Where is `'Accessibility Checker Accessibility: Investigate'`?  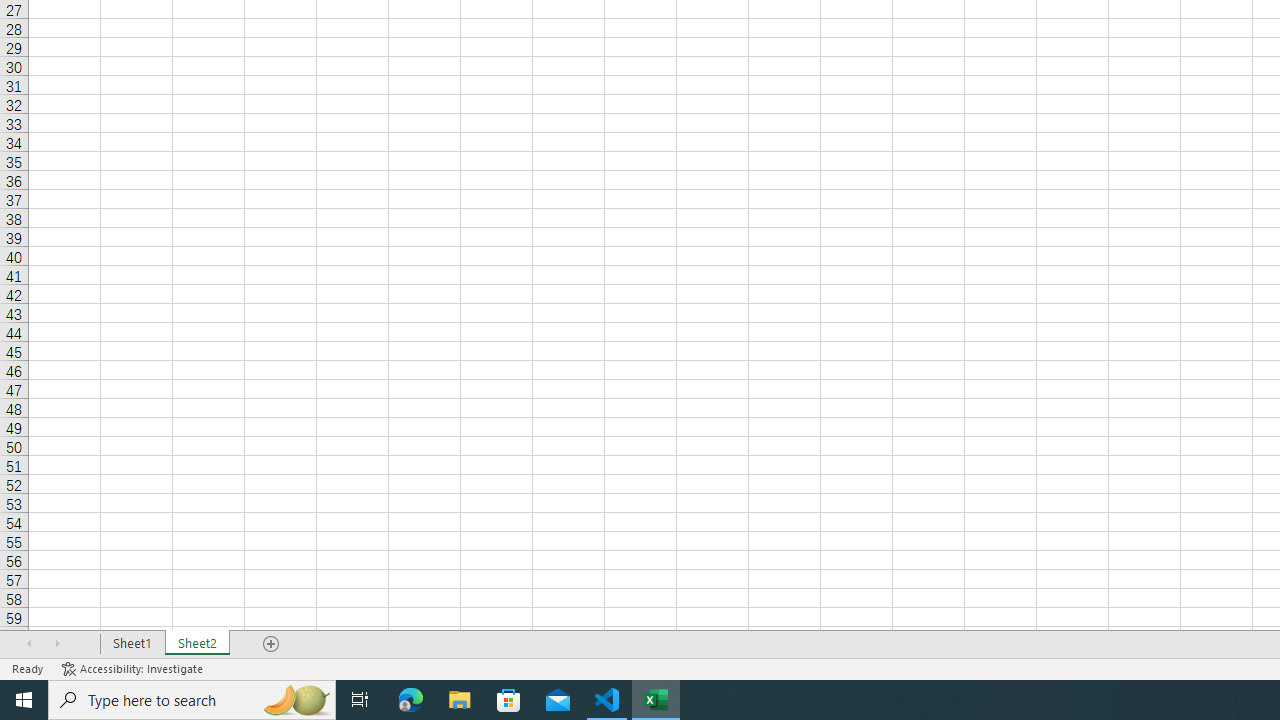 'Accessibility Checker Accessibility: Investigate' is located at coordinates (133, 669).